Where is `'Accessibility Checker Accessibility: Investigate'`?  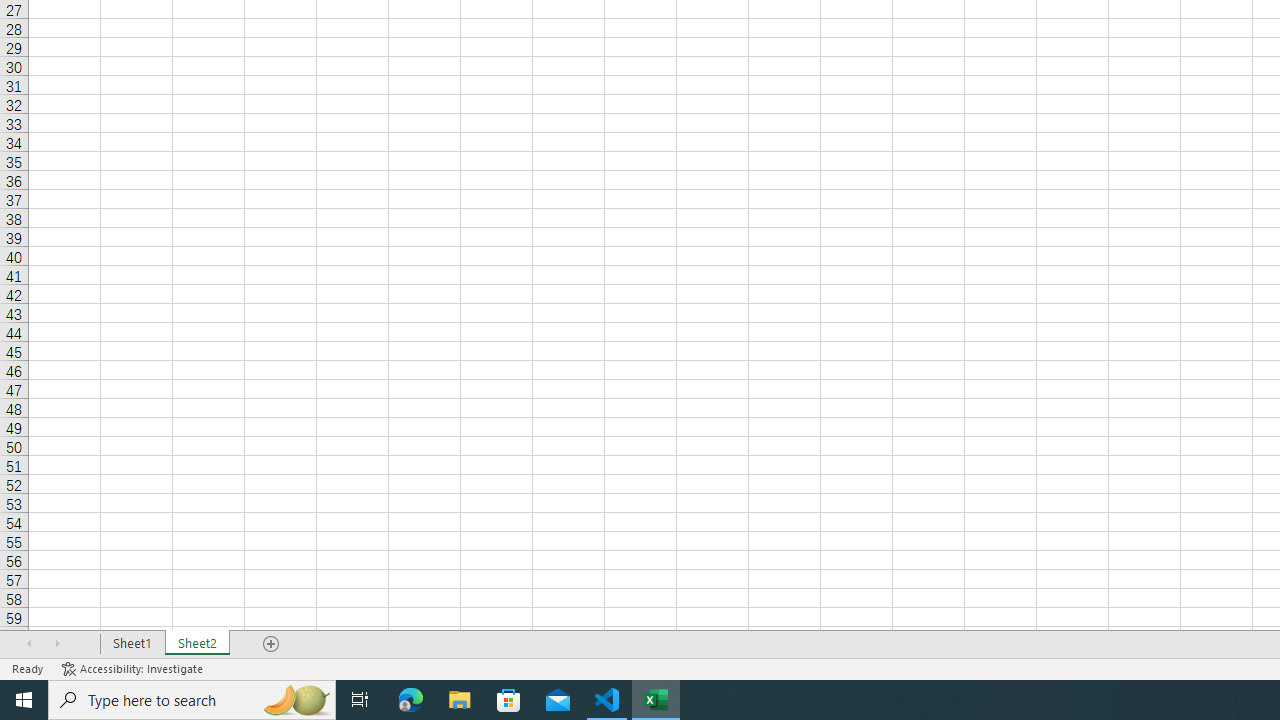 'Accessibility Checker Accessibility: Investigate' is located at coordinates (133, 669).